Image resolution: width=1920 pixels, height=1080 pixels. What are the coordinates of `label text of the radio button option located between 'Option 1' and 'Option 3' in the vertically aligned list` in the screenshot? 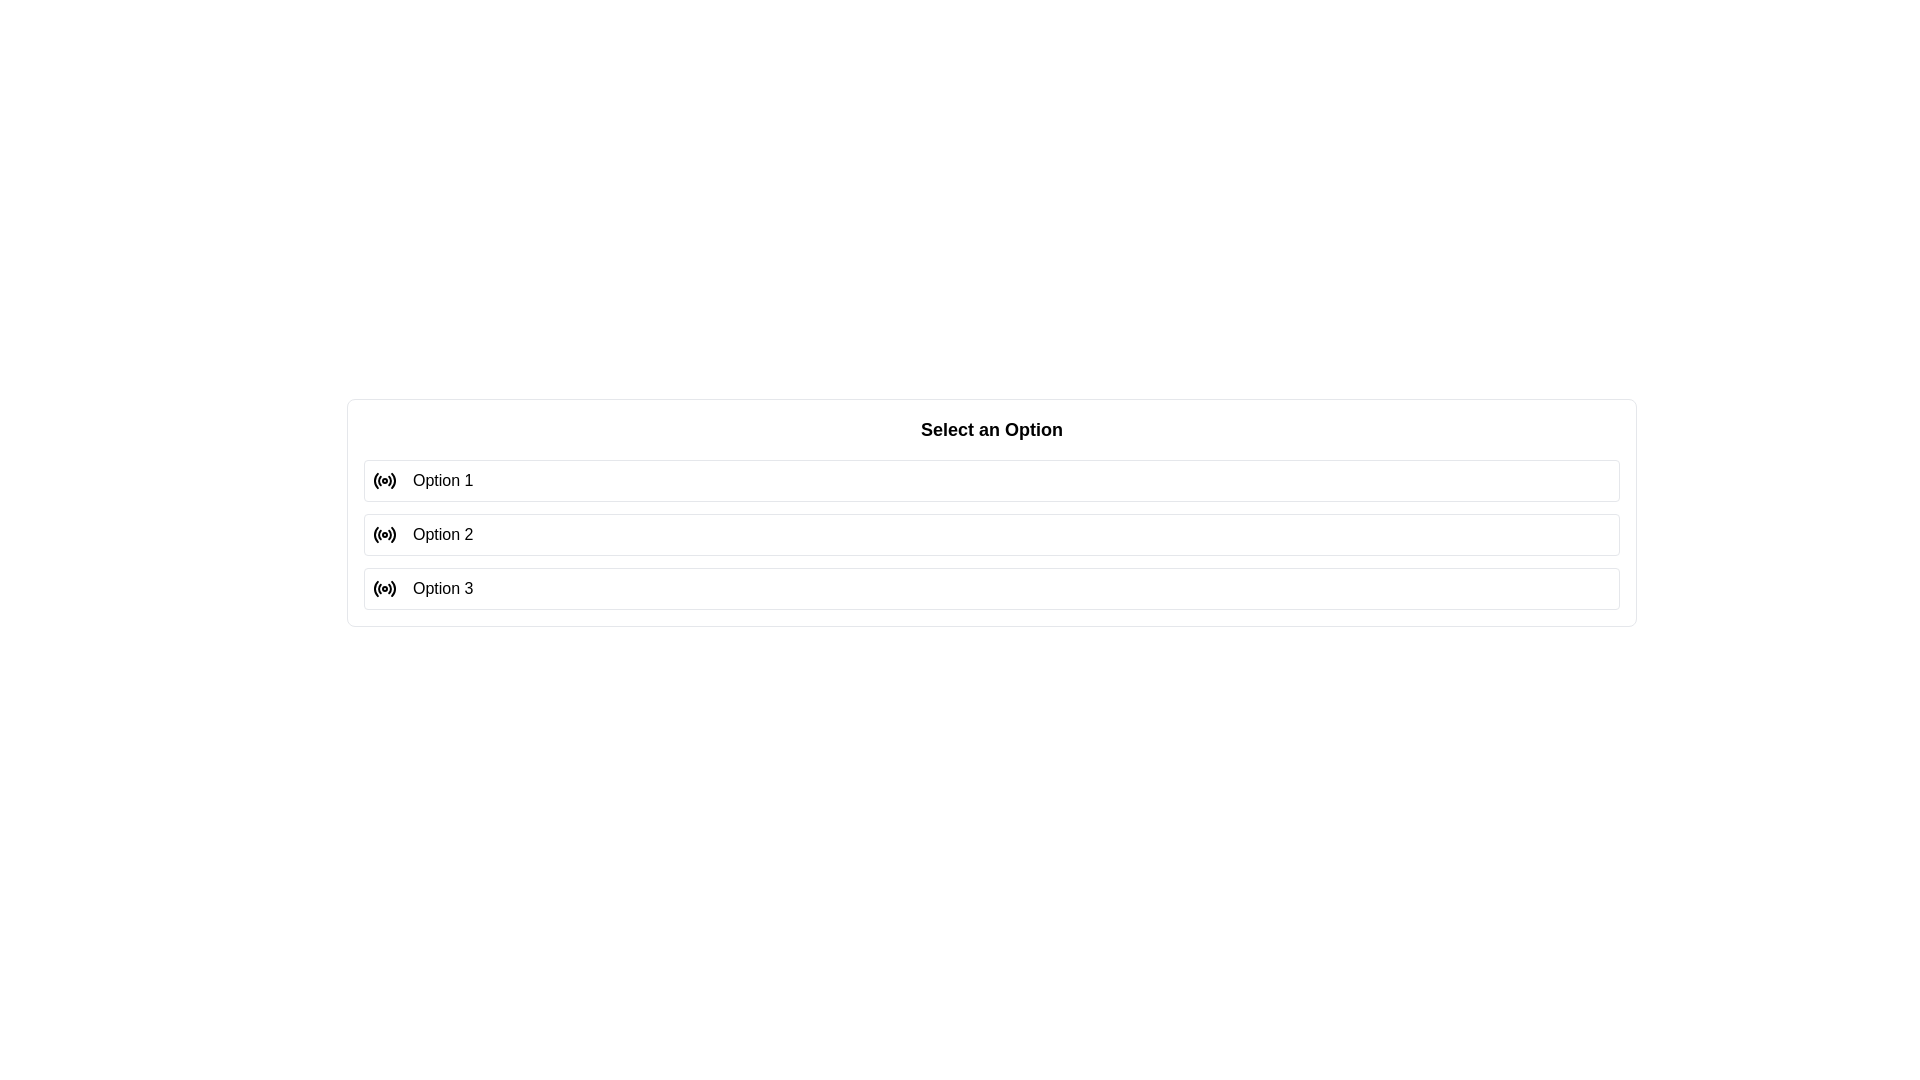 It's located at (442, 534).